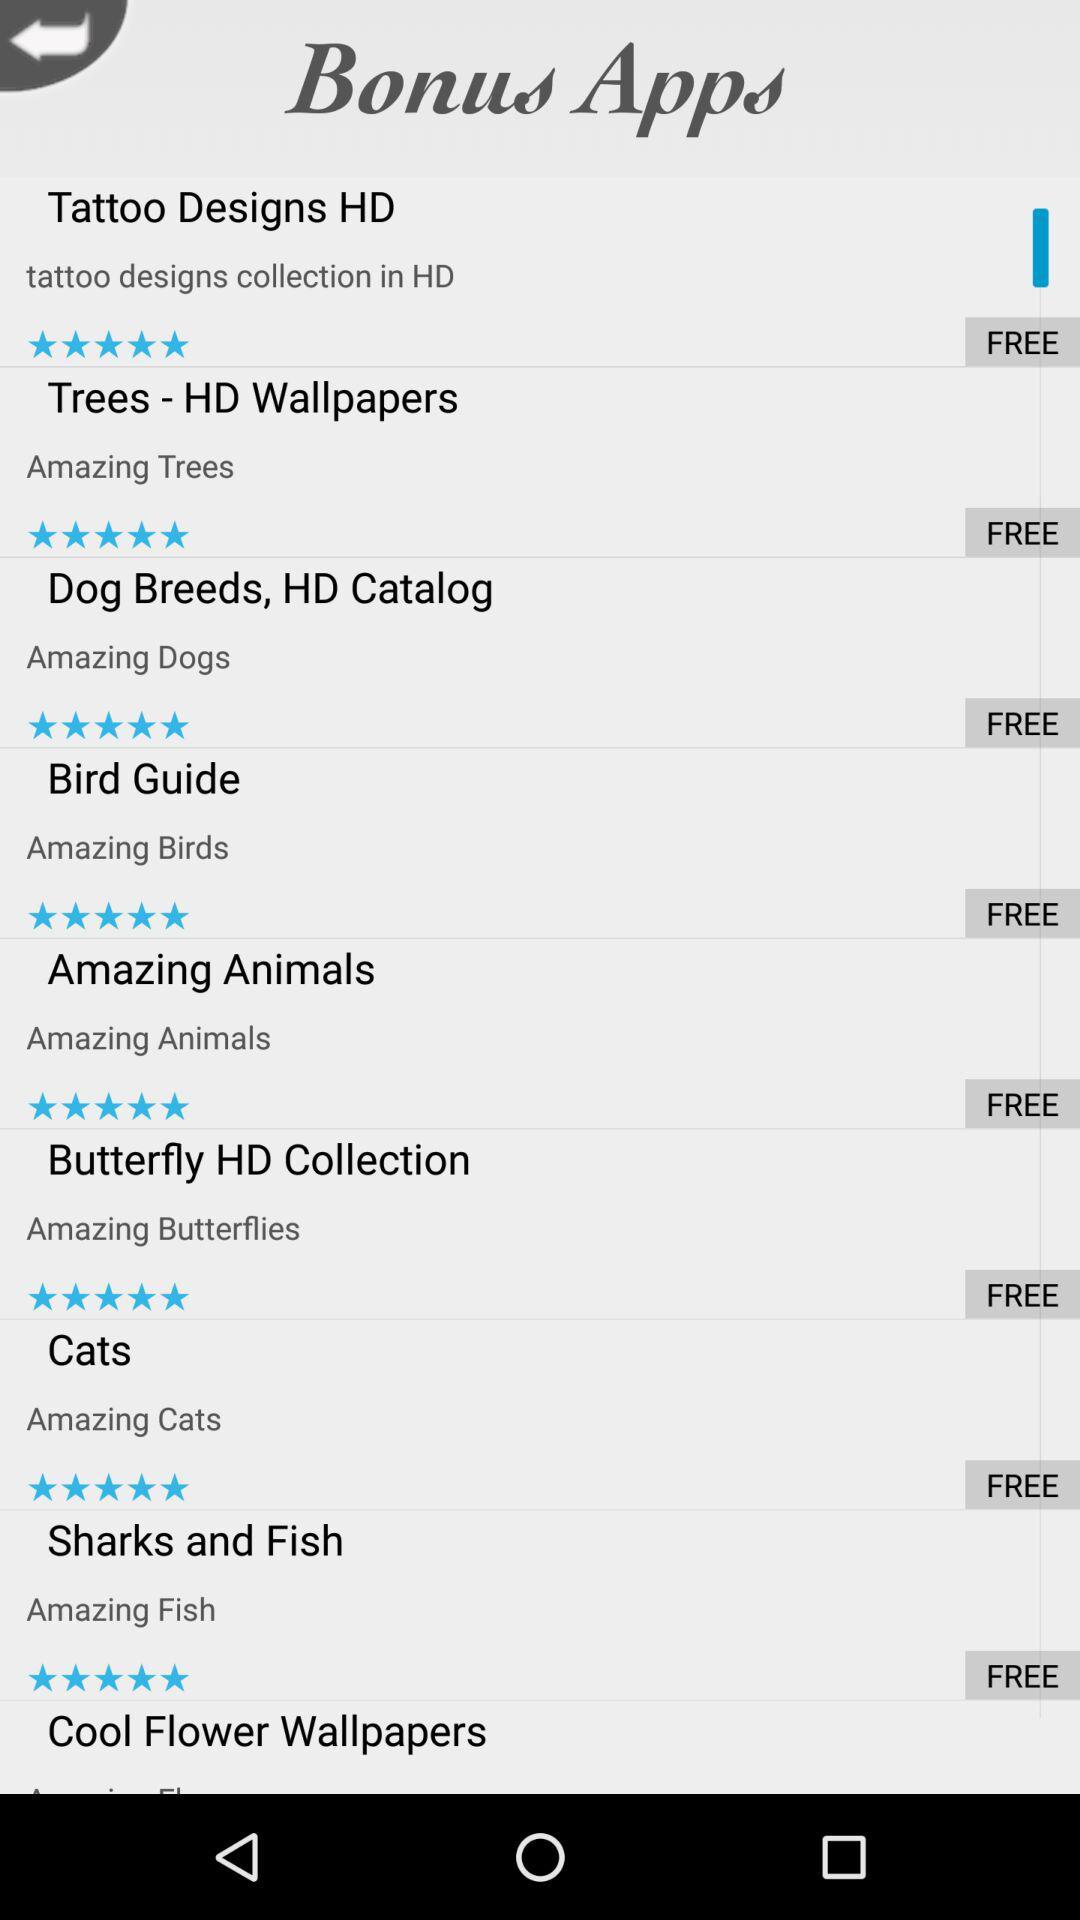 The image size is (1080, 1920). Describe the element at coordinates (553, 1538) in the screenshot. I see `sharks and fish` at that location.